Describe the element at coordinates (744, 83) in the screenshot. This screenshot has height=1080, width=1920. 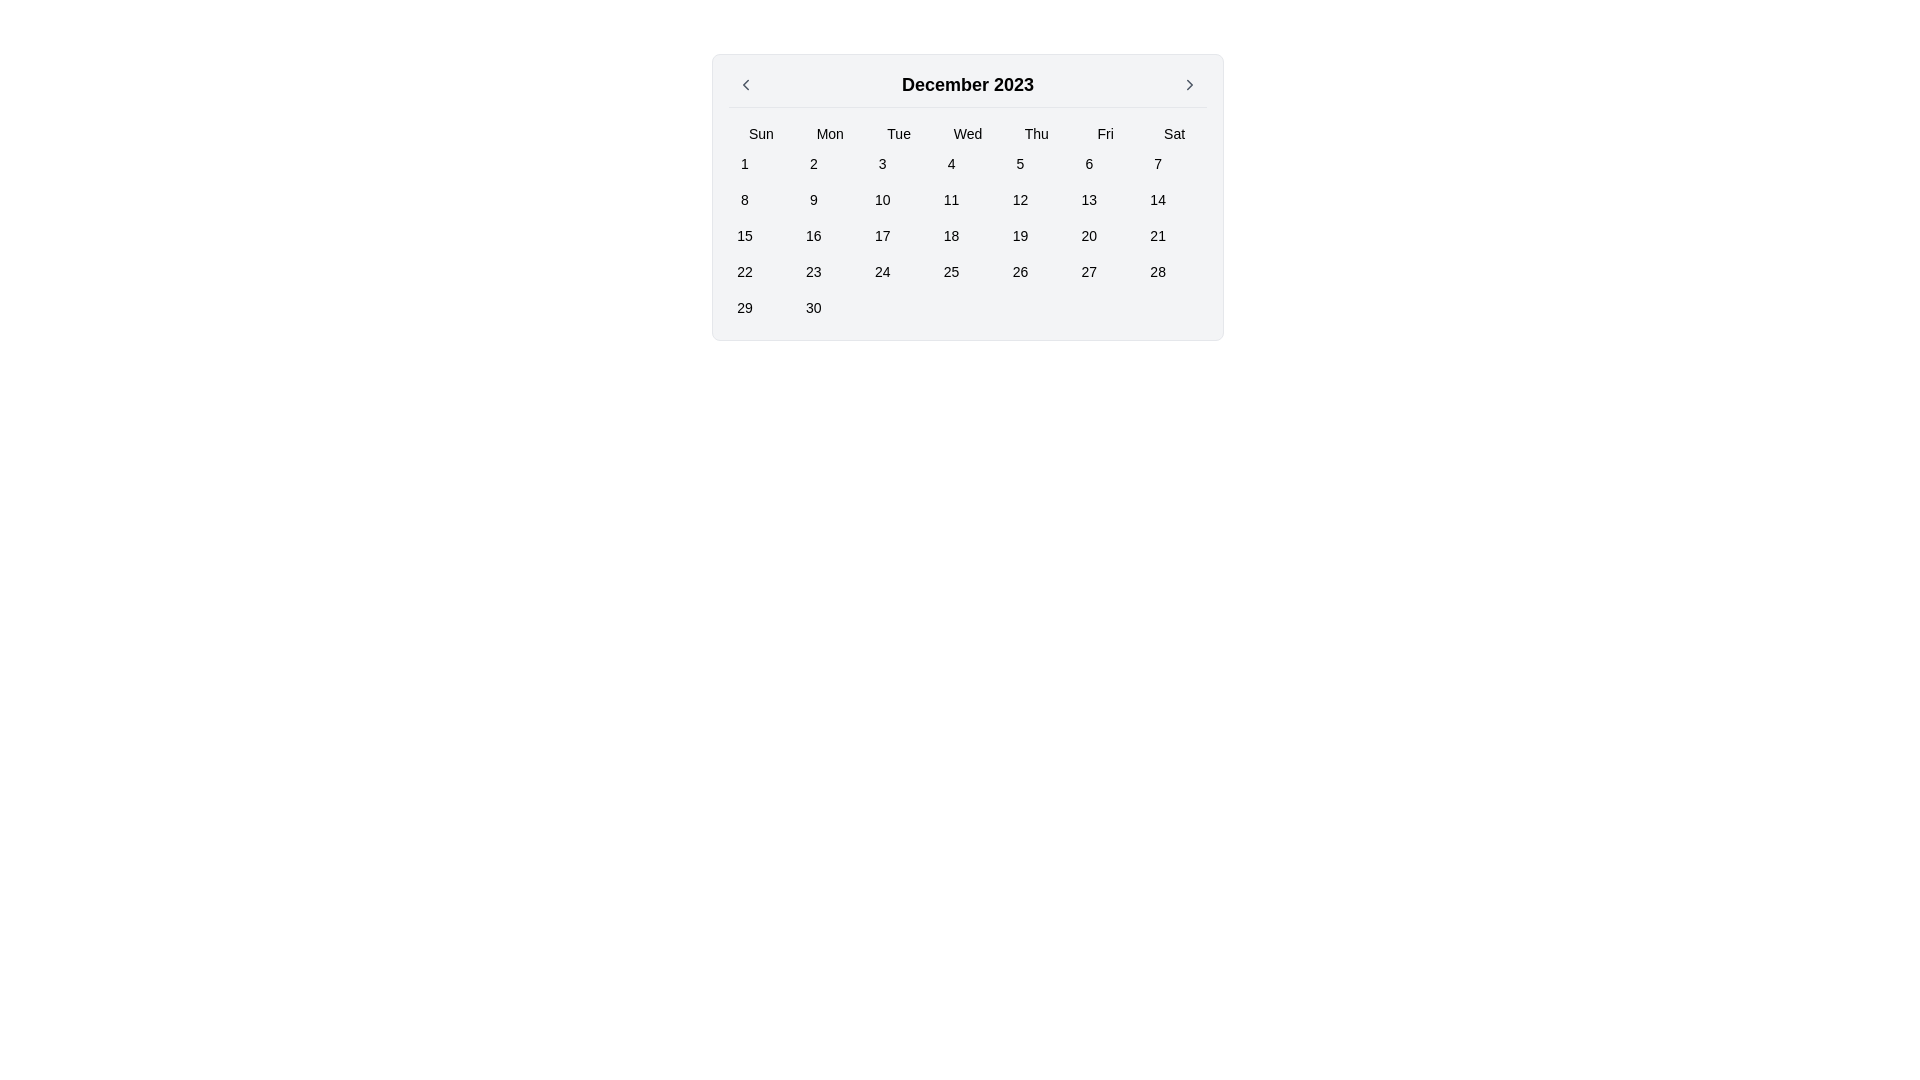
I see `the left-facing chevron icon button located near the top-left corner of the calendar panel, just to the left of the calendar title 'December 2023'` at that location.